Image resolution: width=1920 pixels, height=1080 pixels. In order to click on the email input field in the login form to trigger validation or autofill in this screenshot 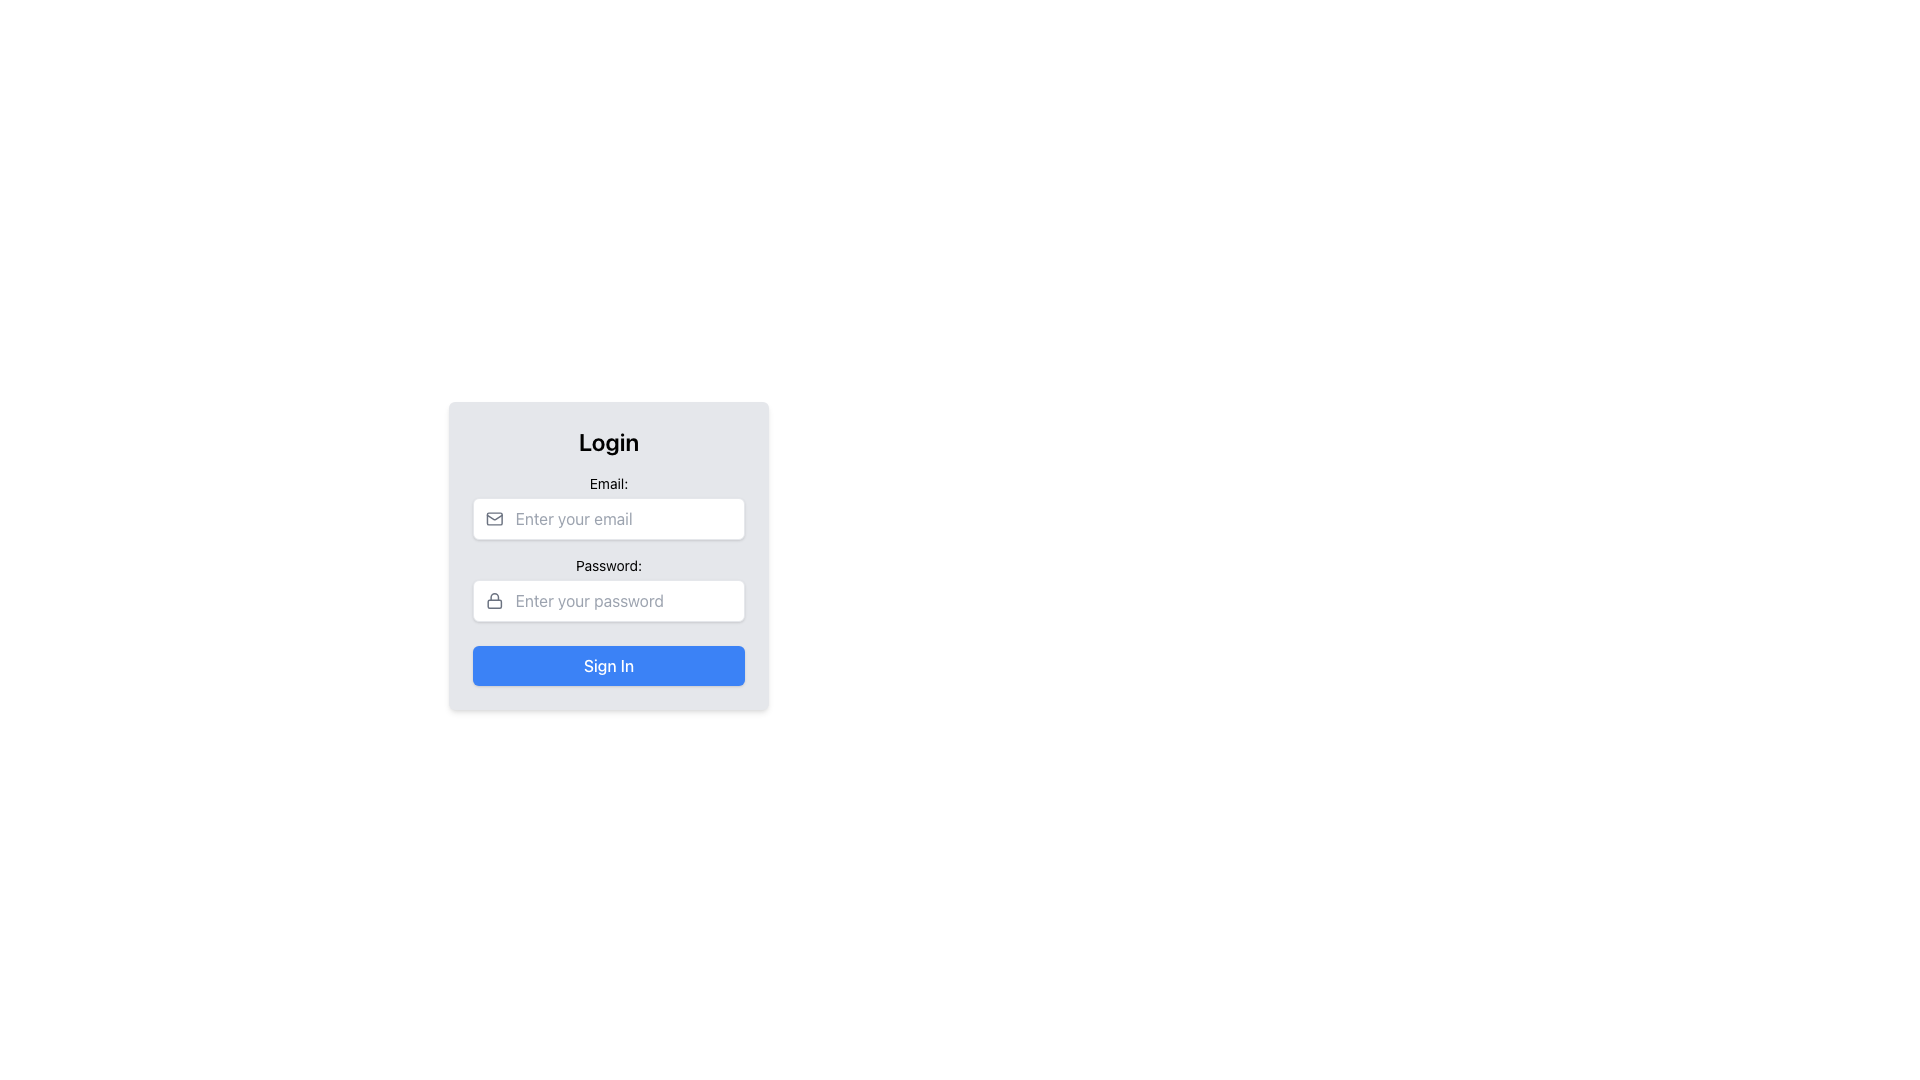, I will do `click(608, 505)`.